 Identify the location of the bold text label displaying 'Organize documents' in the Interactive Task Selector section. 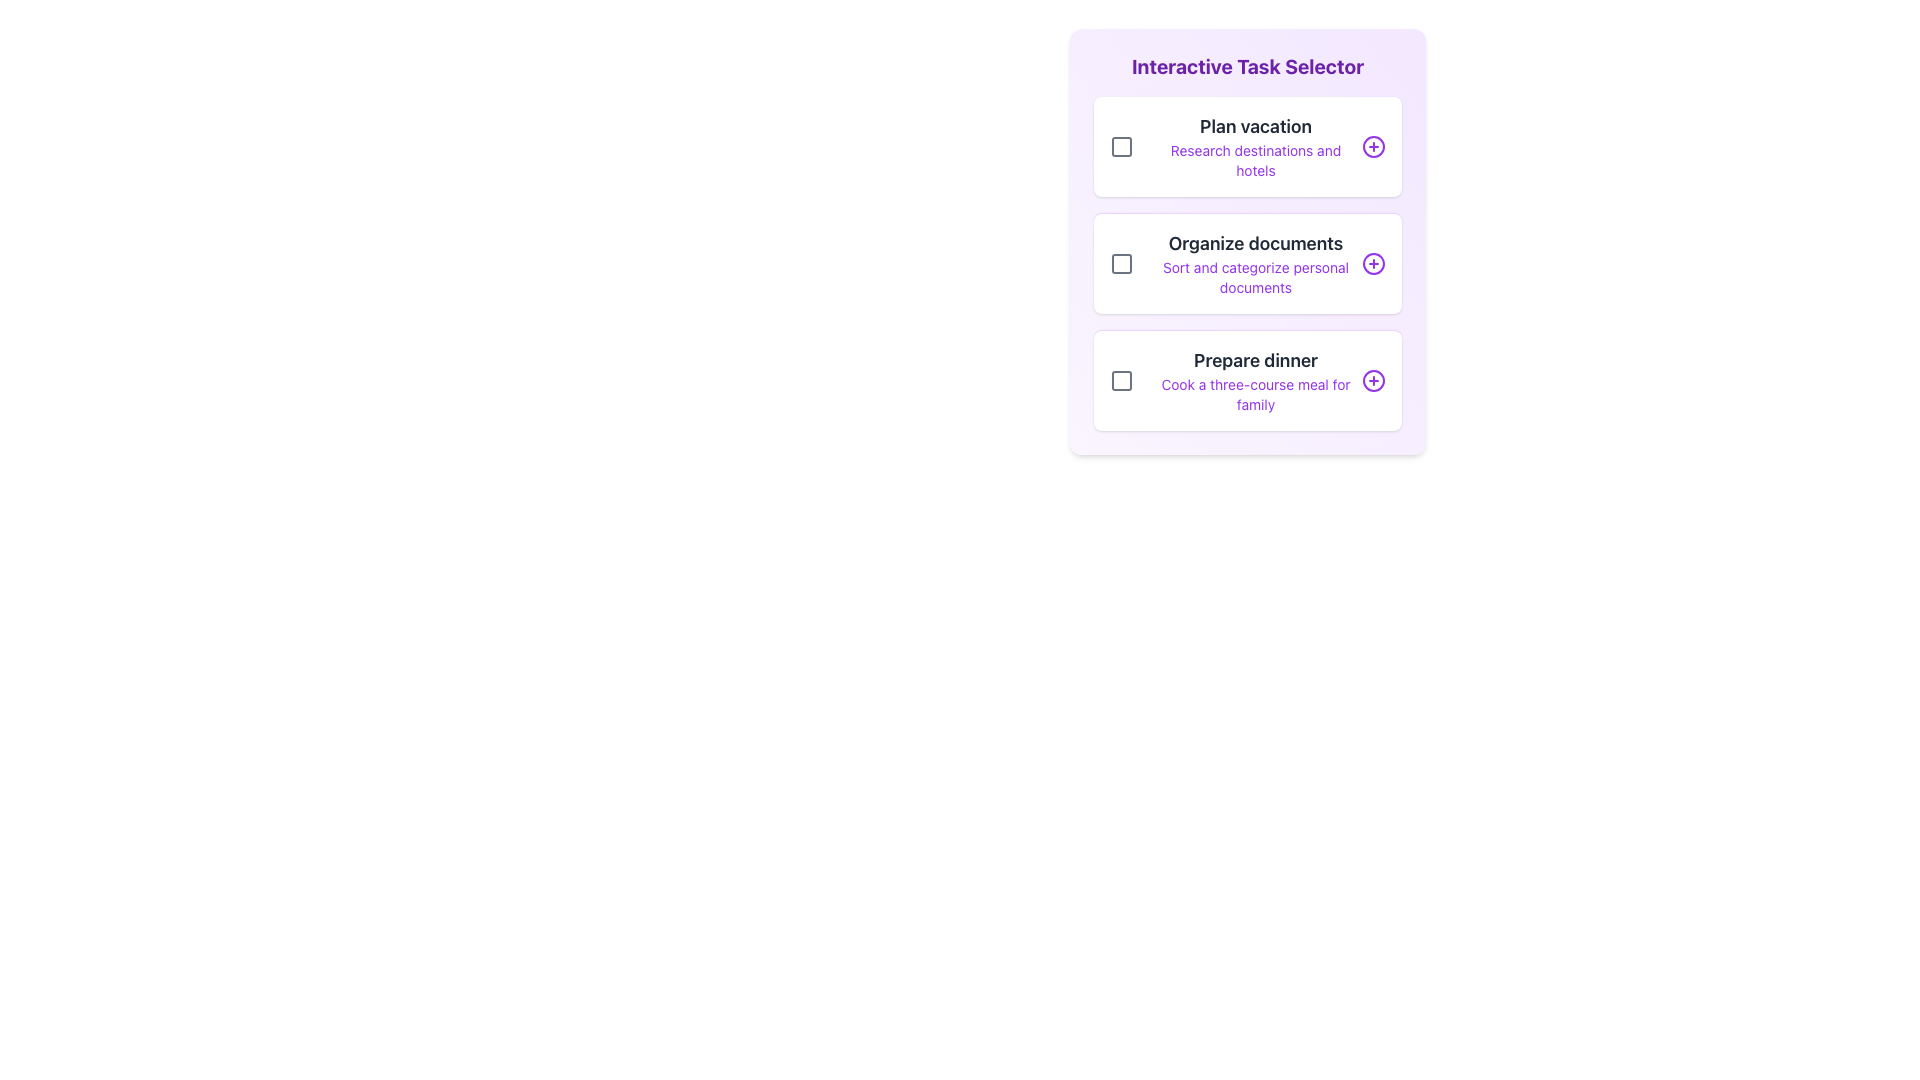
(1255, 242).